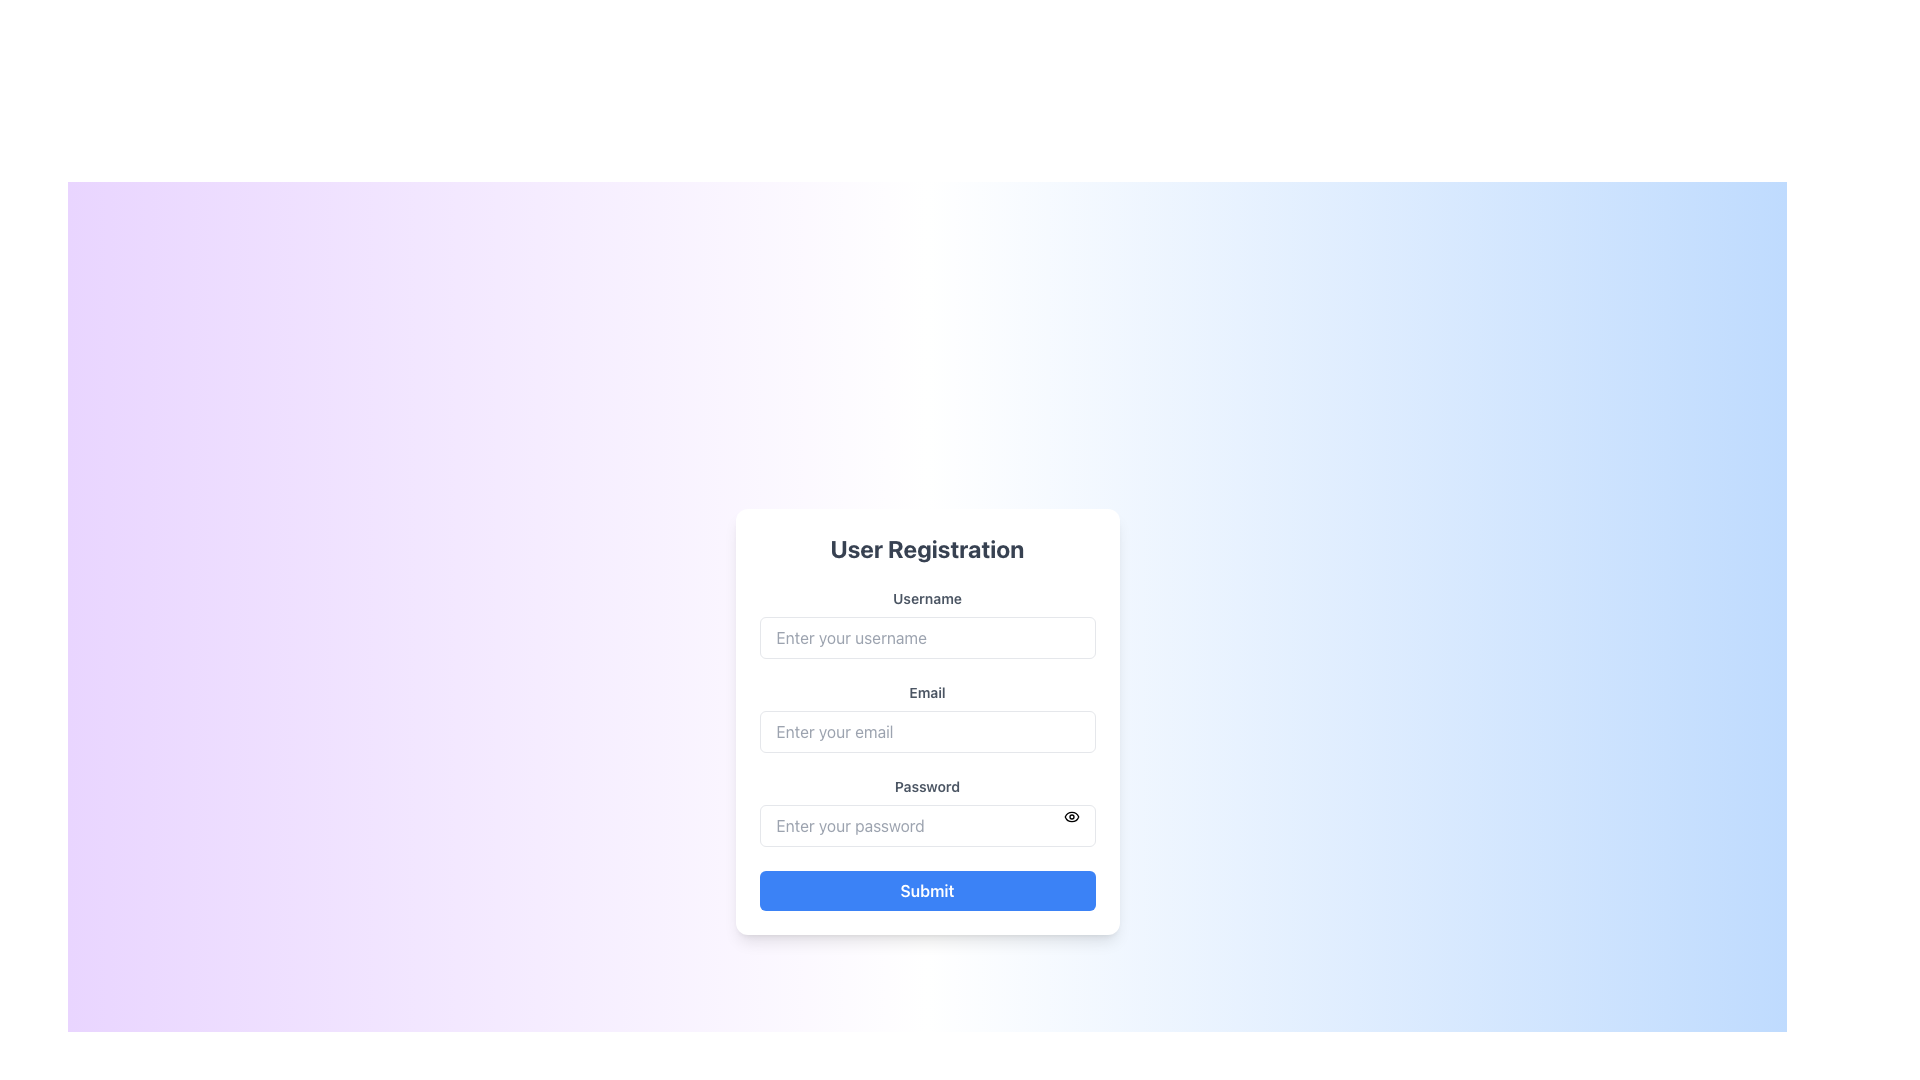 The image size is (1920, 1080). What do you see at coordinates (1070, 817) in the screenshot?
I see `the eye icon button located to the far right of the password input field` at bounding box center [1070, 817].